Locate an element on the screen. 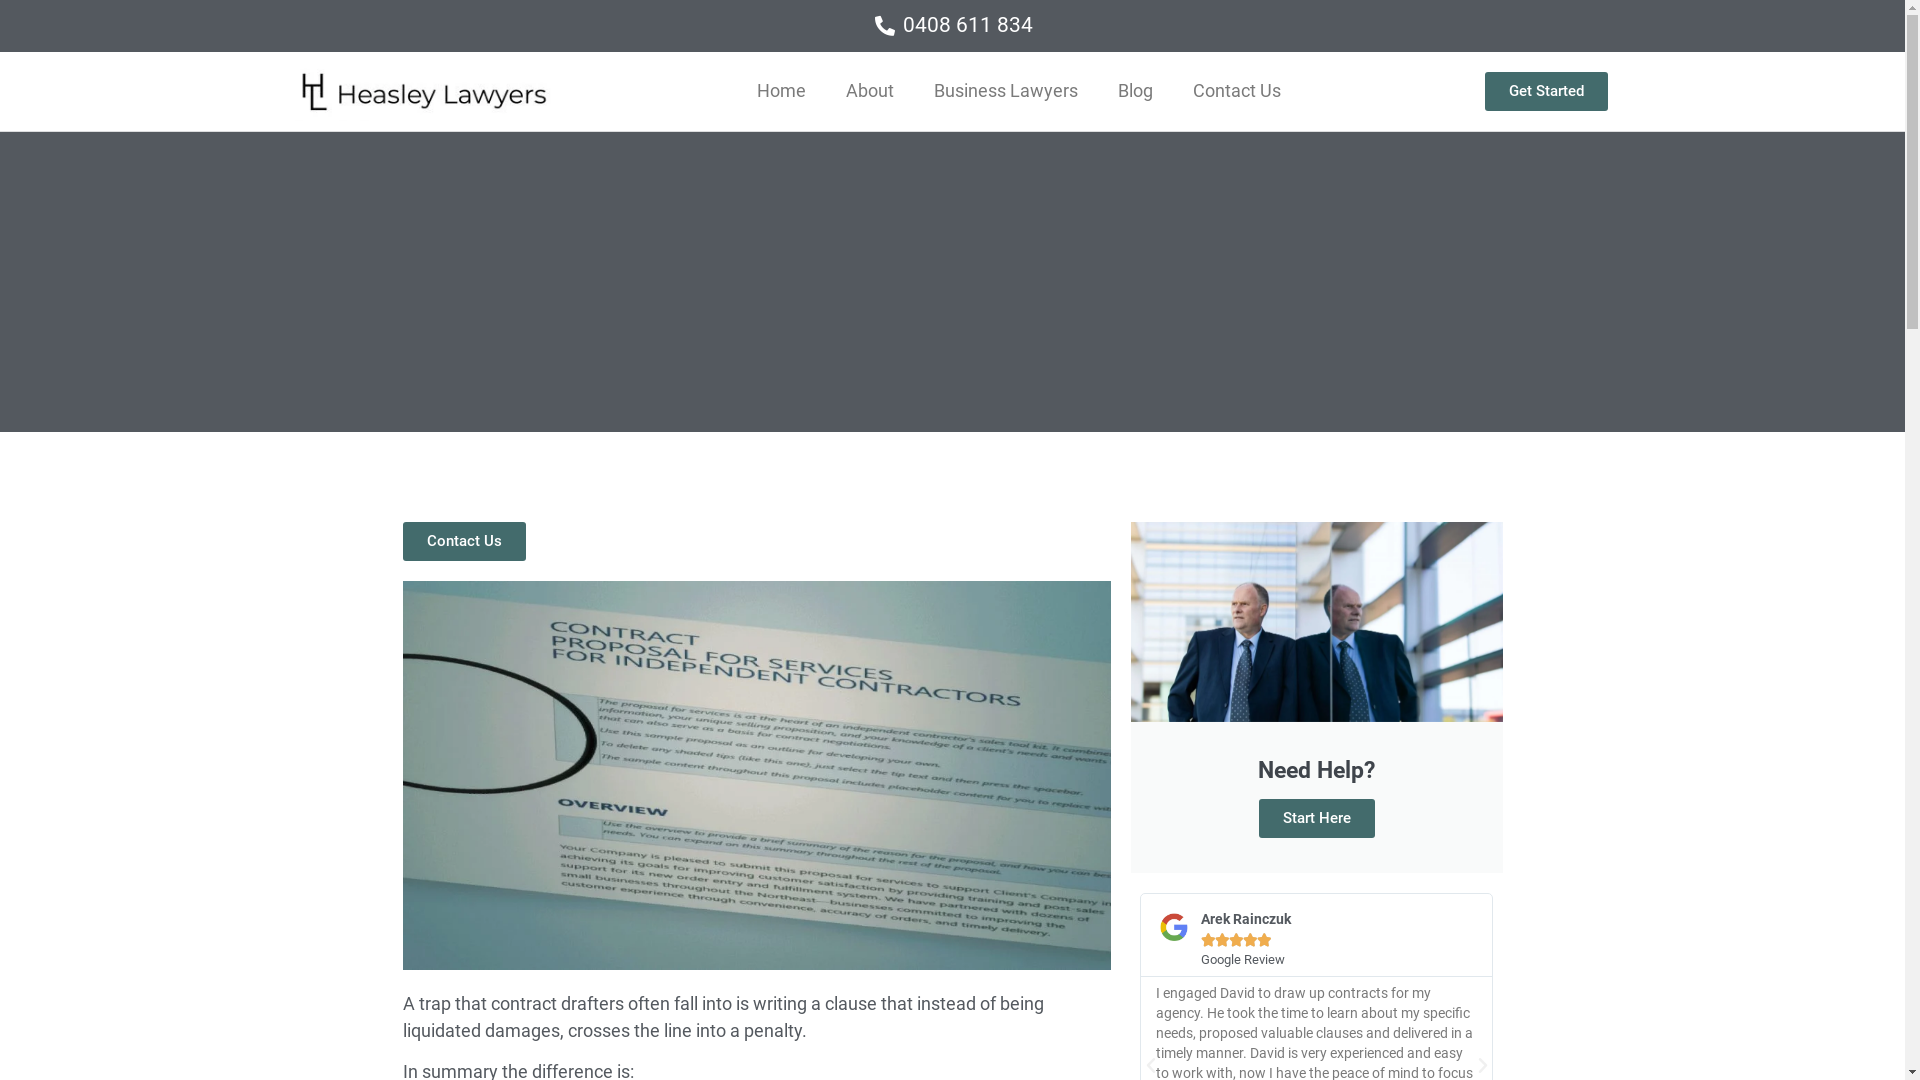 This screenshot has width=1920, height=1080. 'Blog' is located at coordinates (1097, 91).